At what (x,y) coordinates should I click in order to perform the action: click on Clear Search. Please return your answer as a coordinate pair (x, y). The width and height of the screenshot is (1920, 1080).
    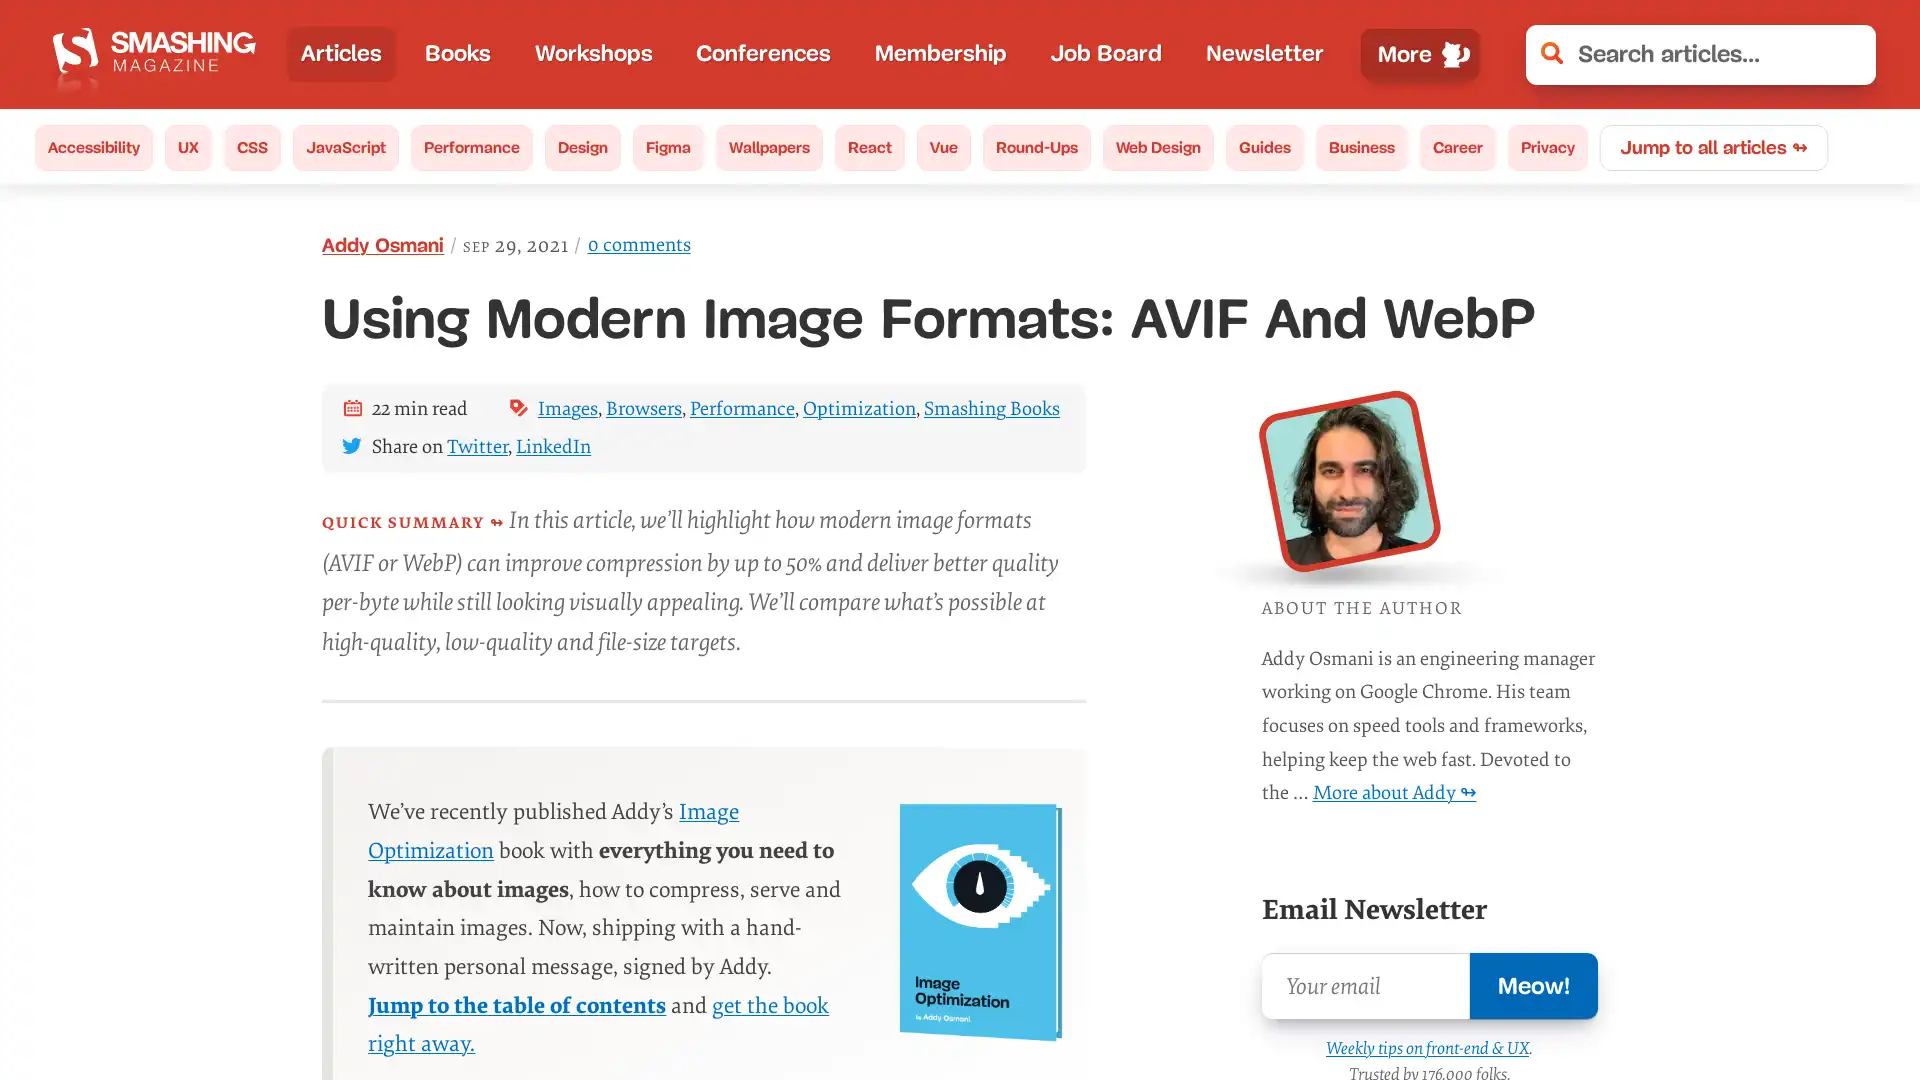
    Looking at the image, I should click on (1846, 53).